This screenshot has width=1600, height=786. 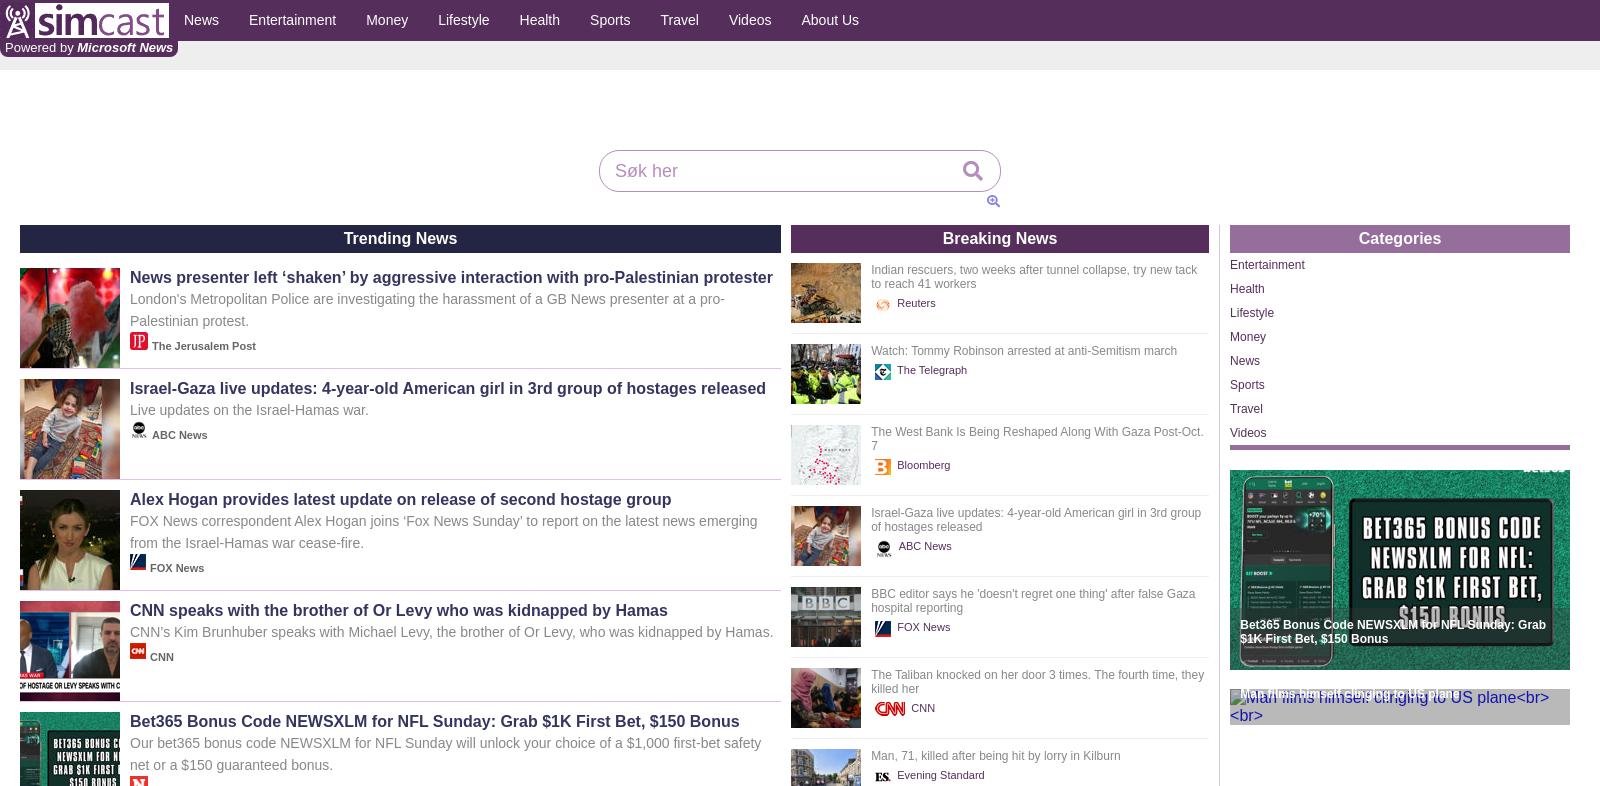 I want to click on 'The West Bank Is Being Reshaped Along With Gaza Post-Oct. 7', so click(x=1036, y=437).